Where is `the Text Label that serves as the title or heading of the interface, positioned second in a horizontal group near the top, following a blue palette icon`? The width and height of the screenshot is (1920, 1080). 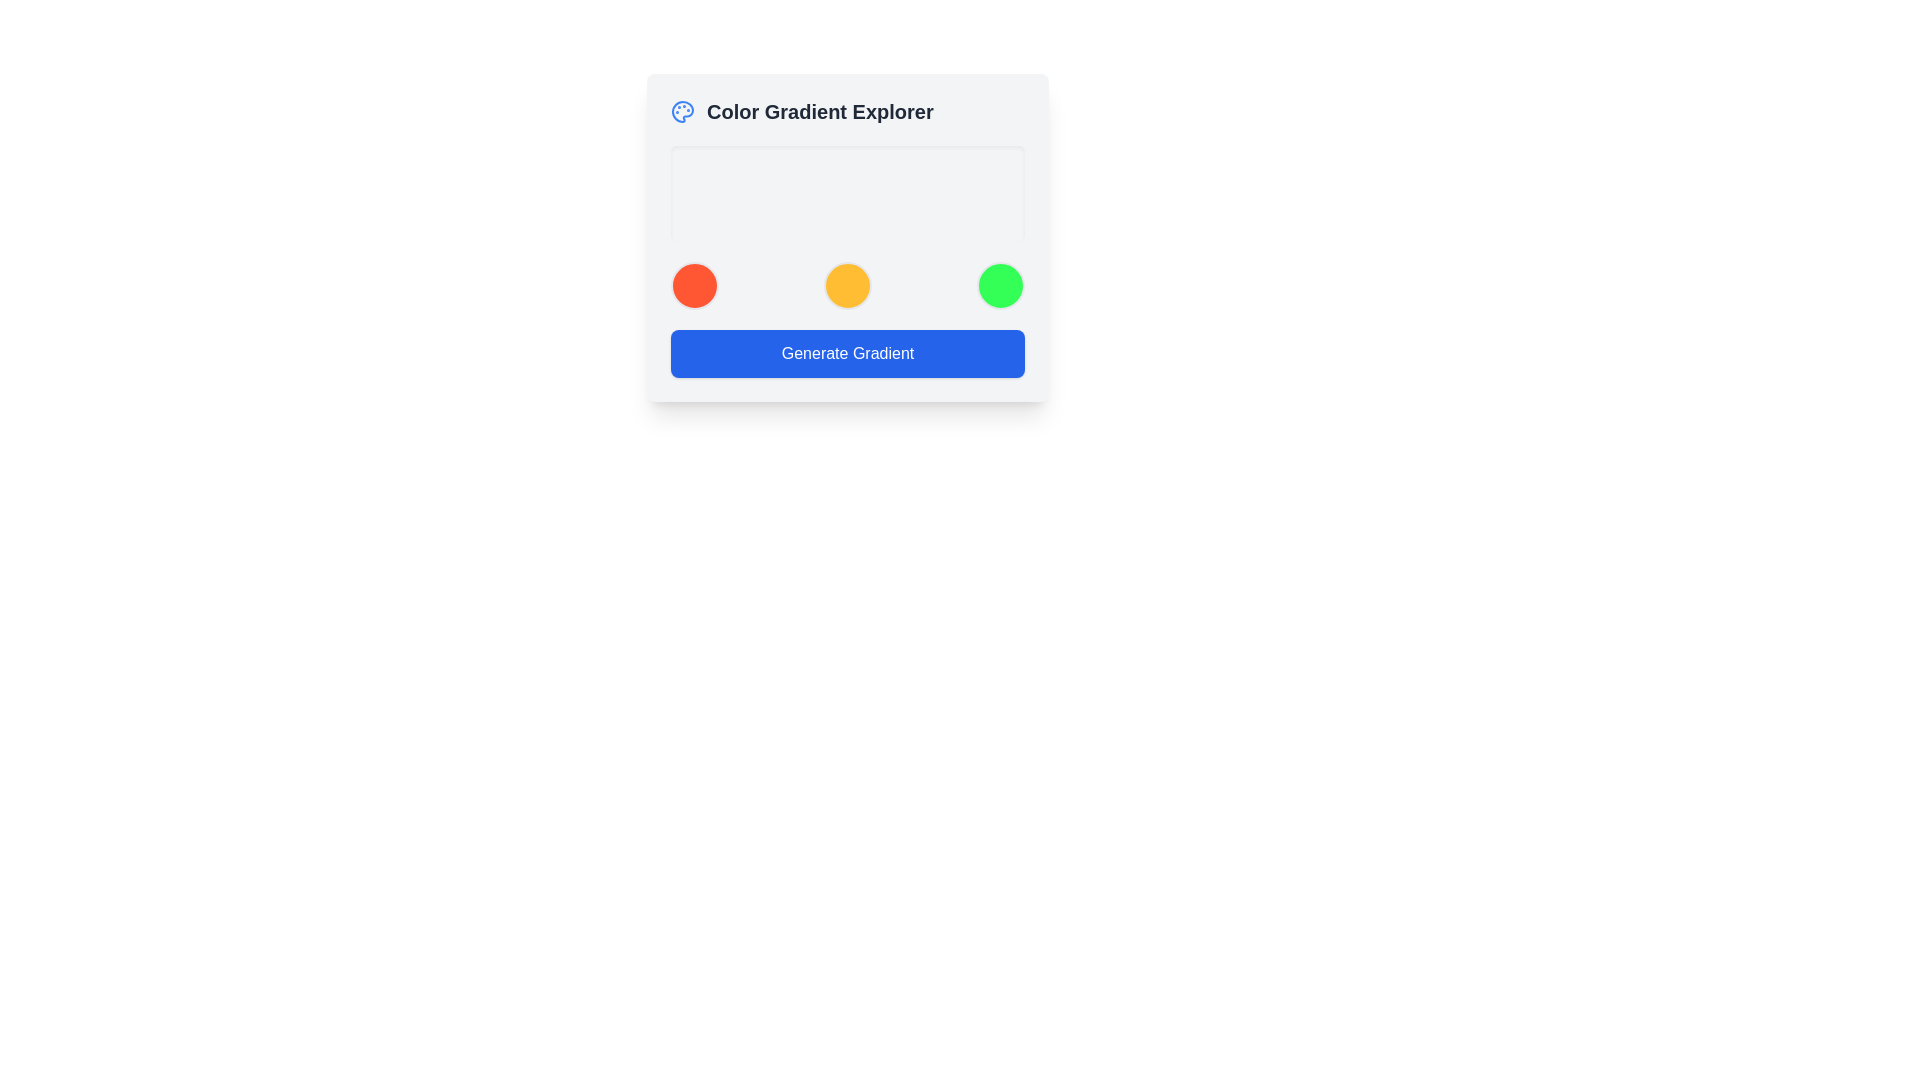 the Text Label that serves as the title or heading of the interface, positioned second in a horizontal group near the top, following a blue palette icon is located at coordinates (820, 111).